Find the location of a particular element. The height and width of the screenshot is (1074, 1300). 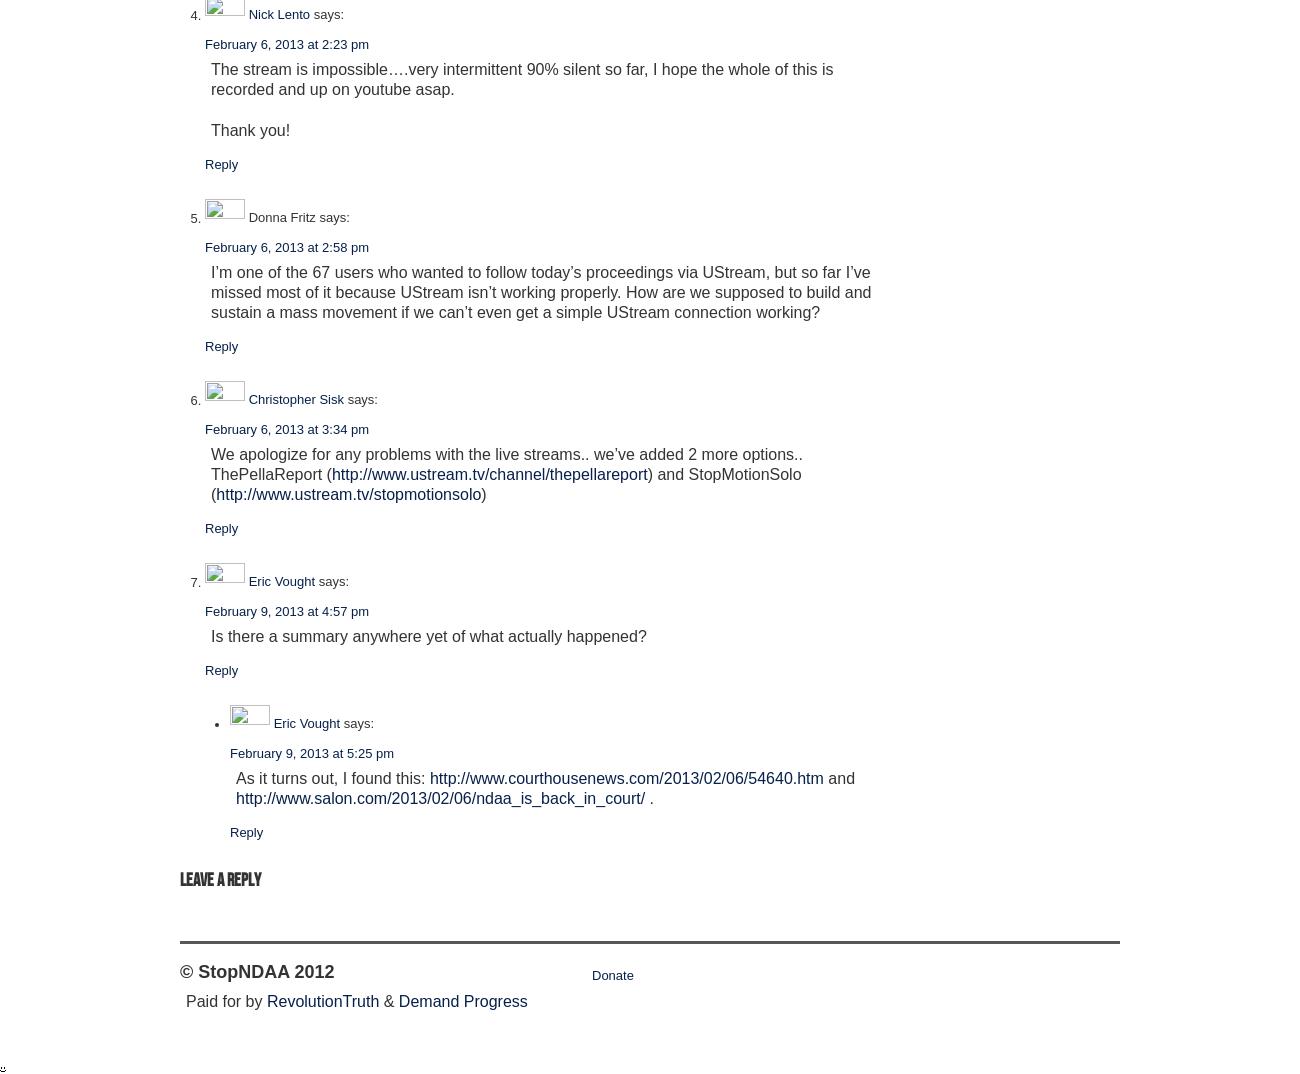

') and StopMotionSolo (' is located at coordinates (505, 484).